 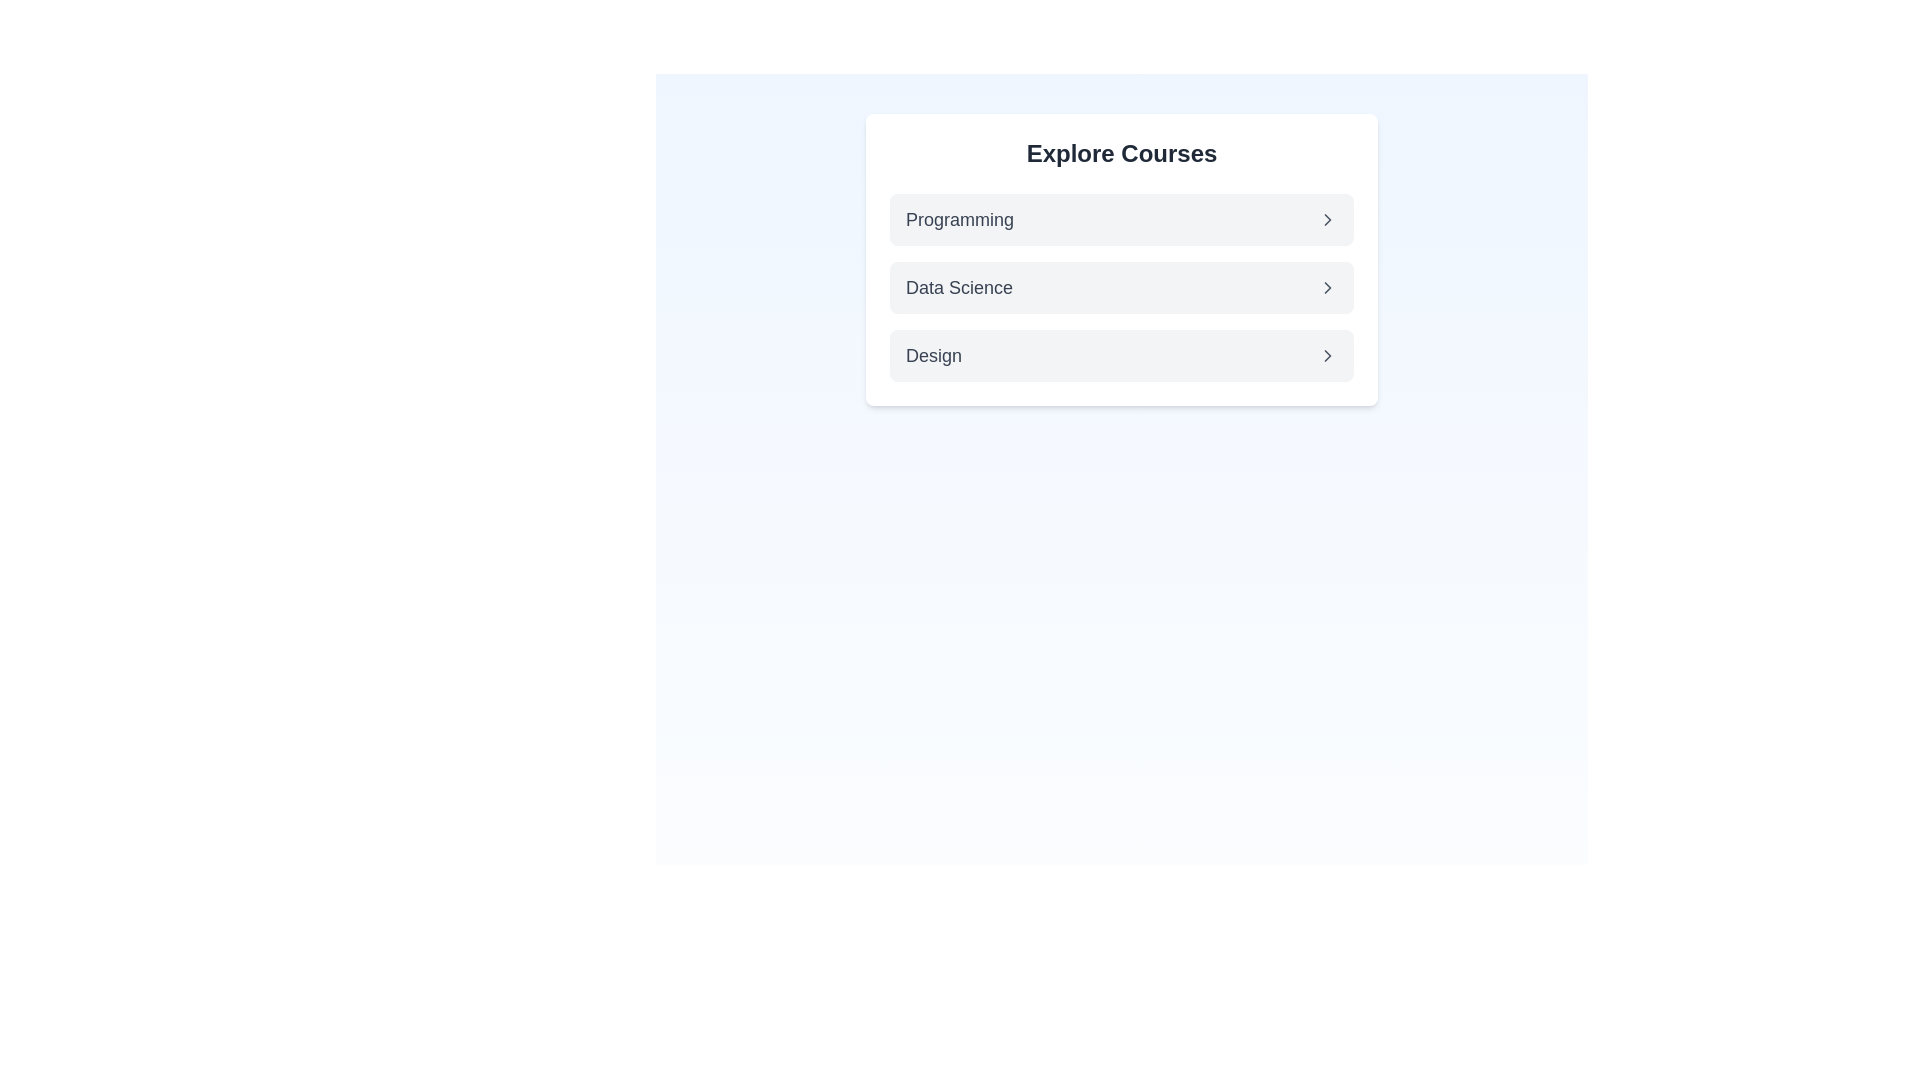 What do you see at coordinates (1122, 288) in the screenshot?
I see `the 'Data Science' button, which is the second item in the 'Explore Courses' list` at bounding box center [1122, 288].